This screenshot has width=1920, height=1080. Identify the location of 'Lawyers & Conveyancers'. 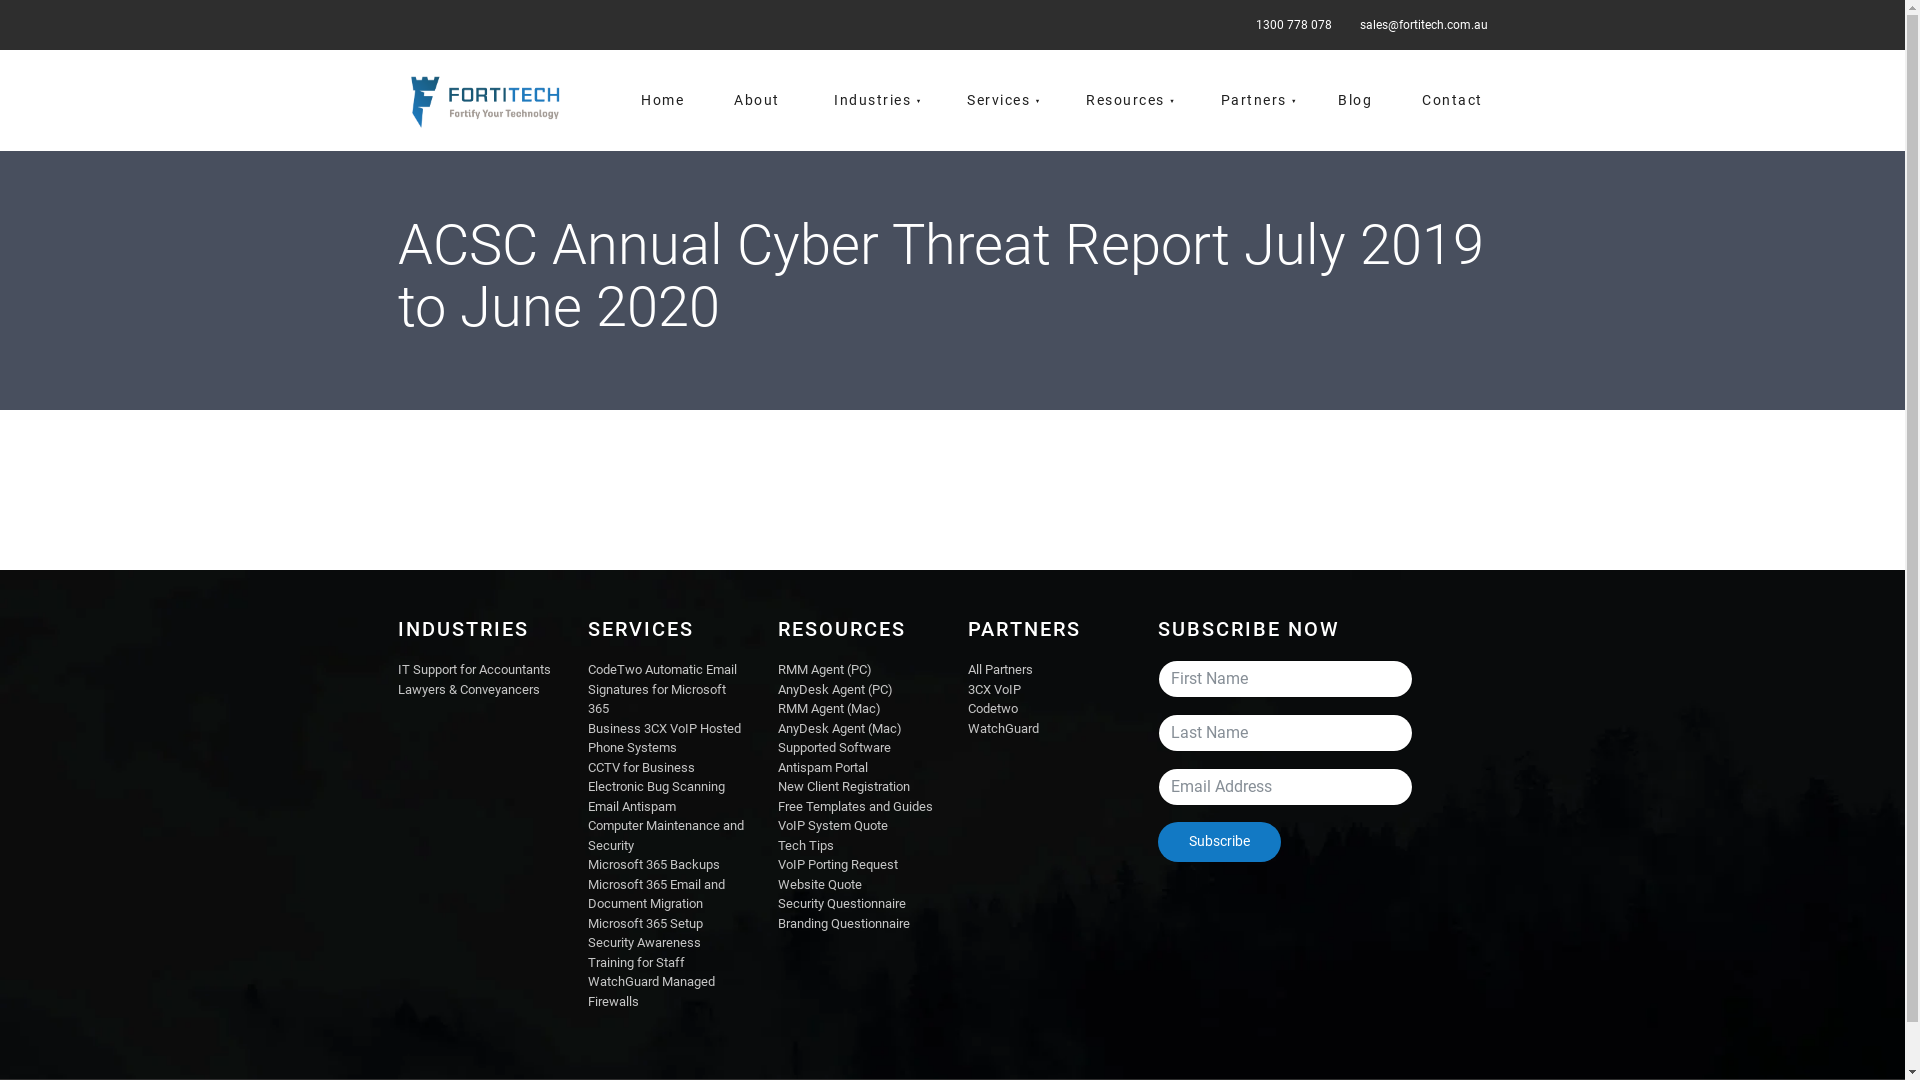
(468, 688).